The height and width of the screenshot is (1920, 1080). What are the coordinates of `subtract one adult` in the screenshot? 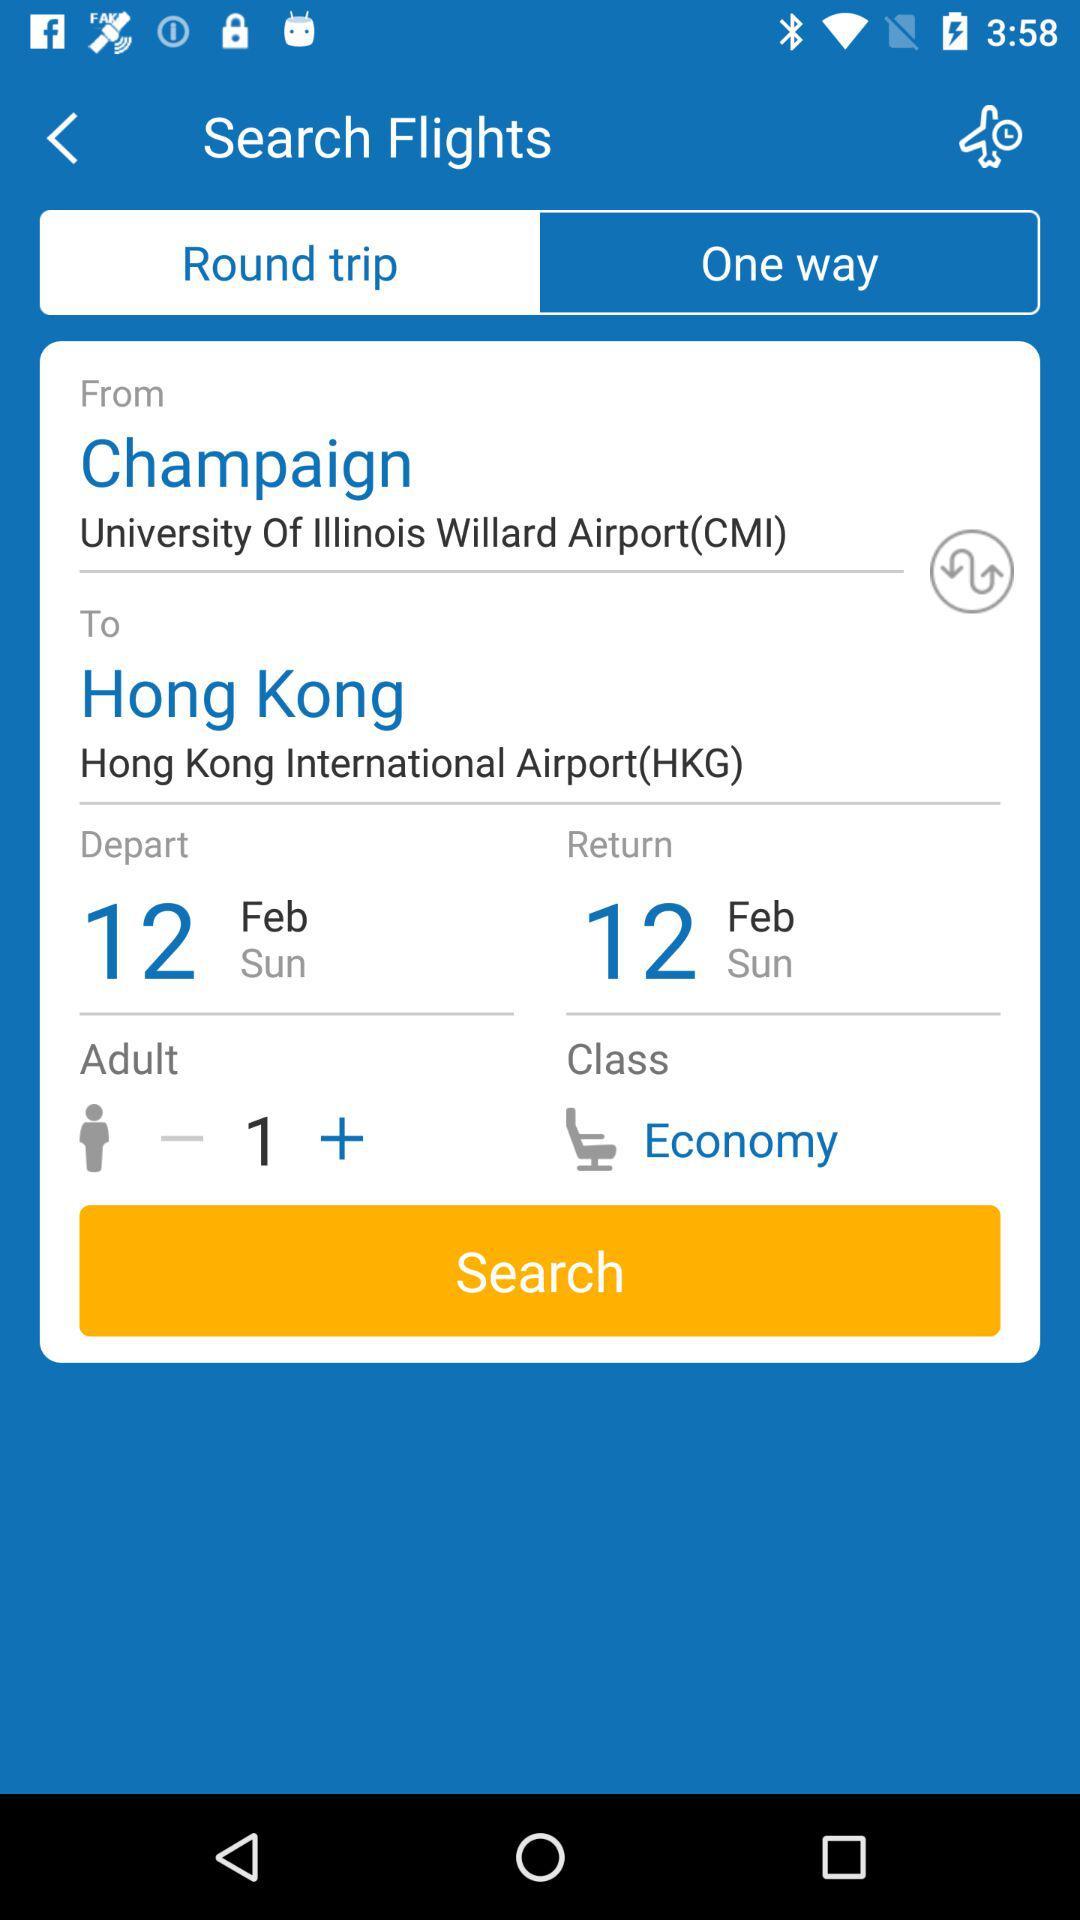 It's located at (189, 1138).